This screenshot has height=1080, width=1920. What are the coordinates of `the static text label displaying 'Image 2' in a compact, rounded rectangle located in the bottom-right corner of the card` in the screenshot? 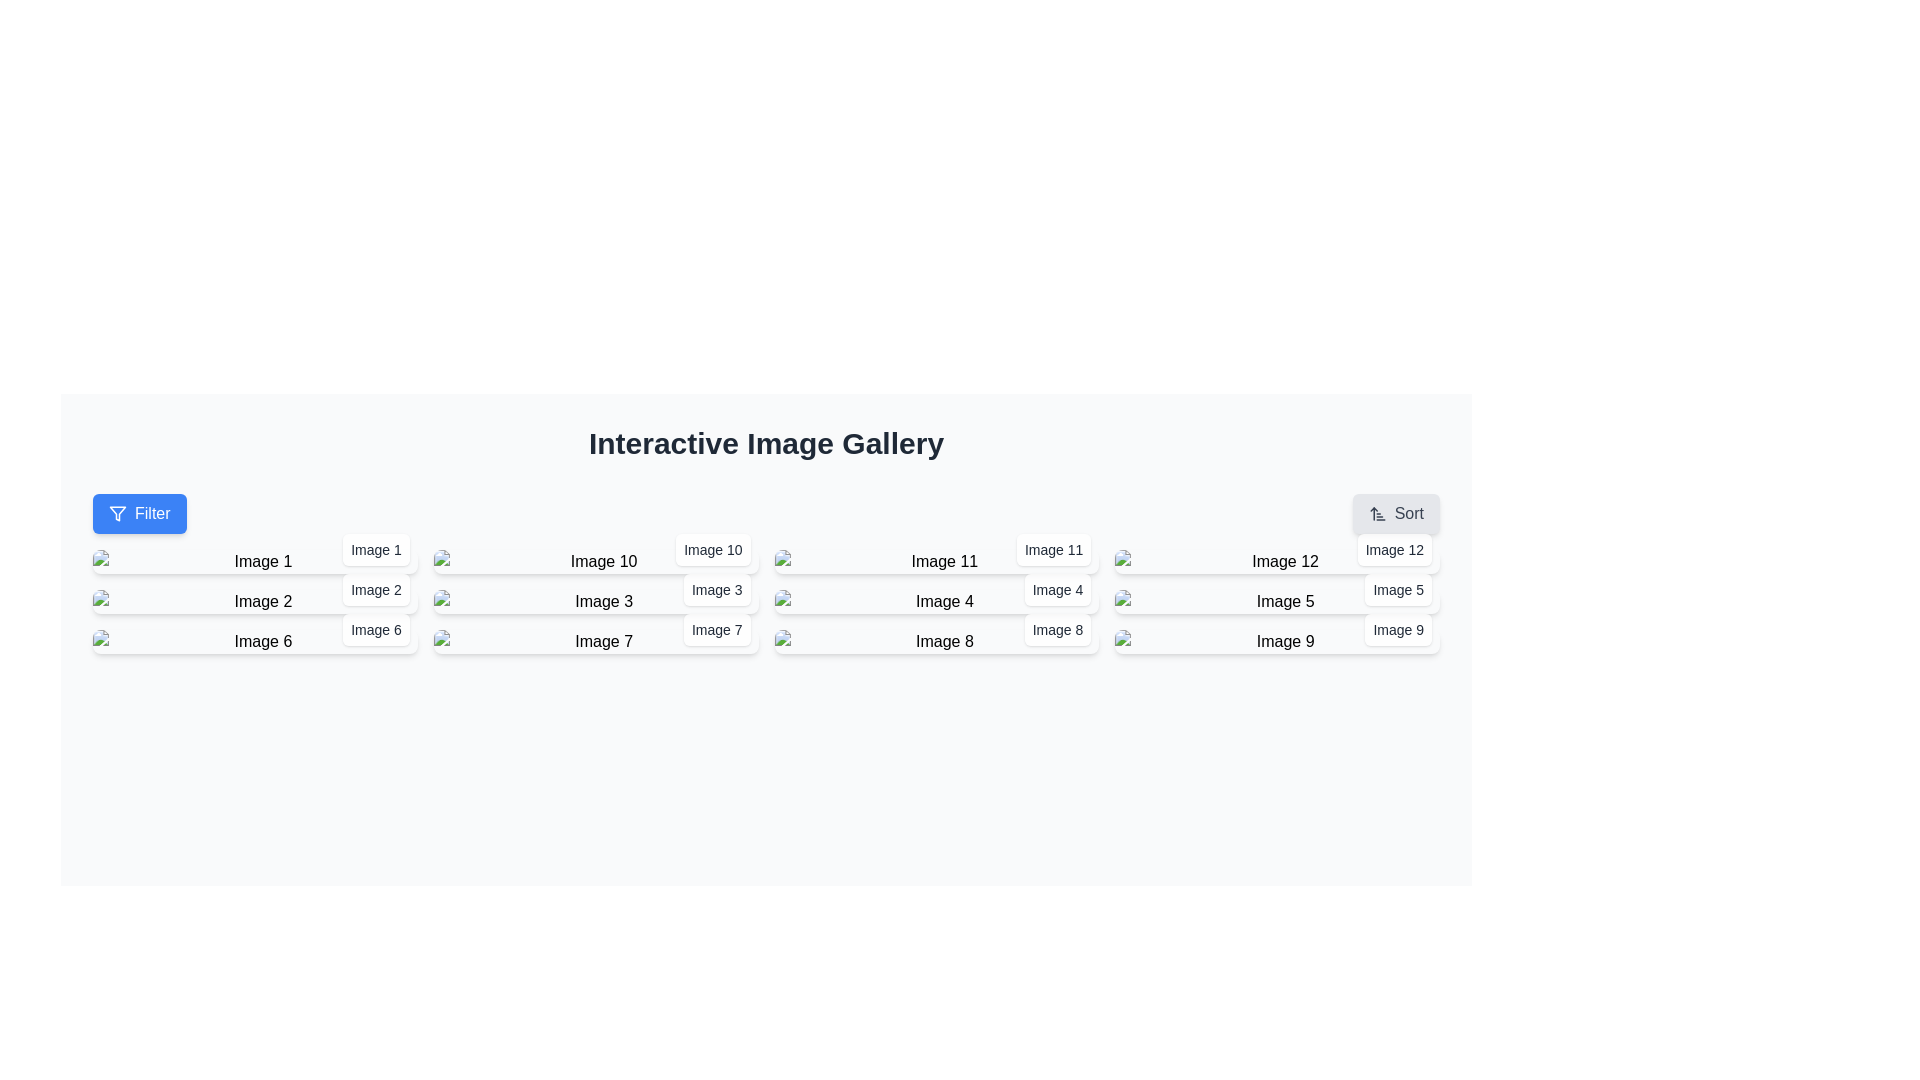 It's located at (376, 589).